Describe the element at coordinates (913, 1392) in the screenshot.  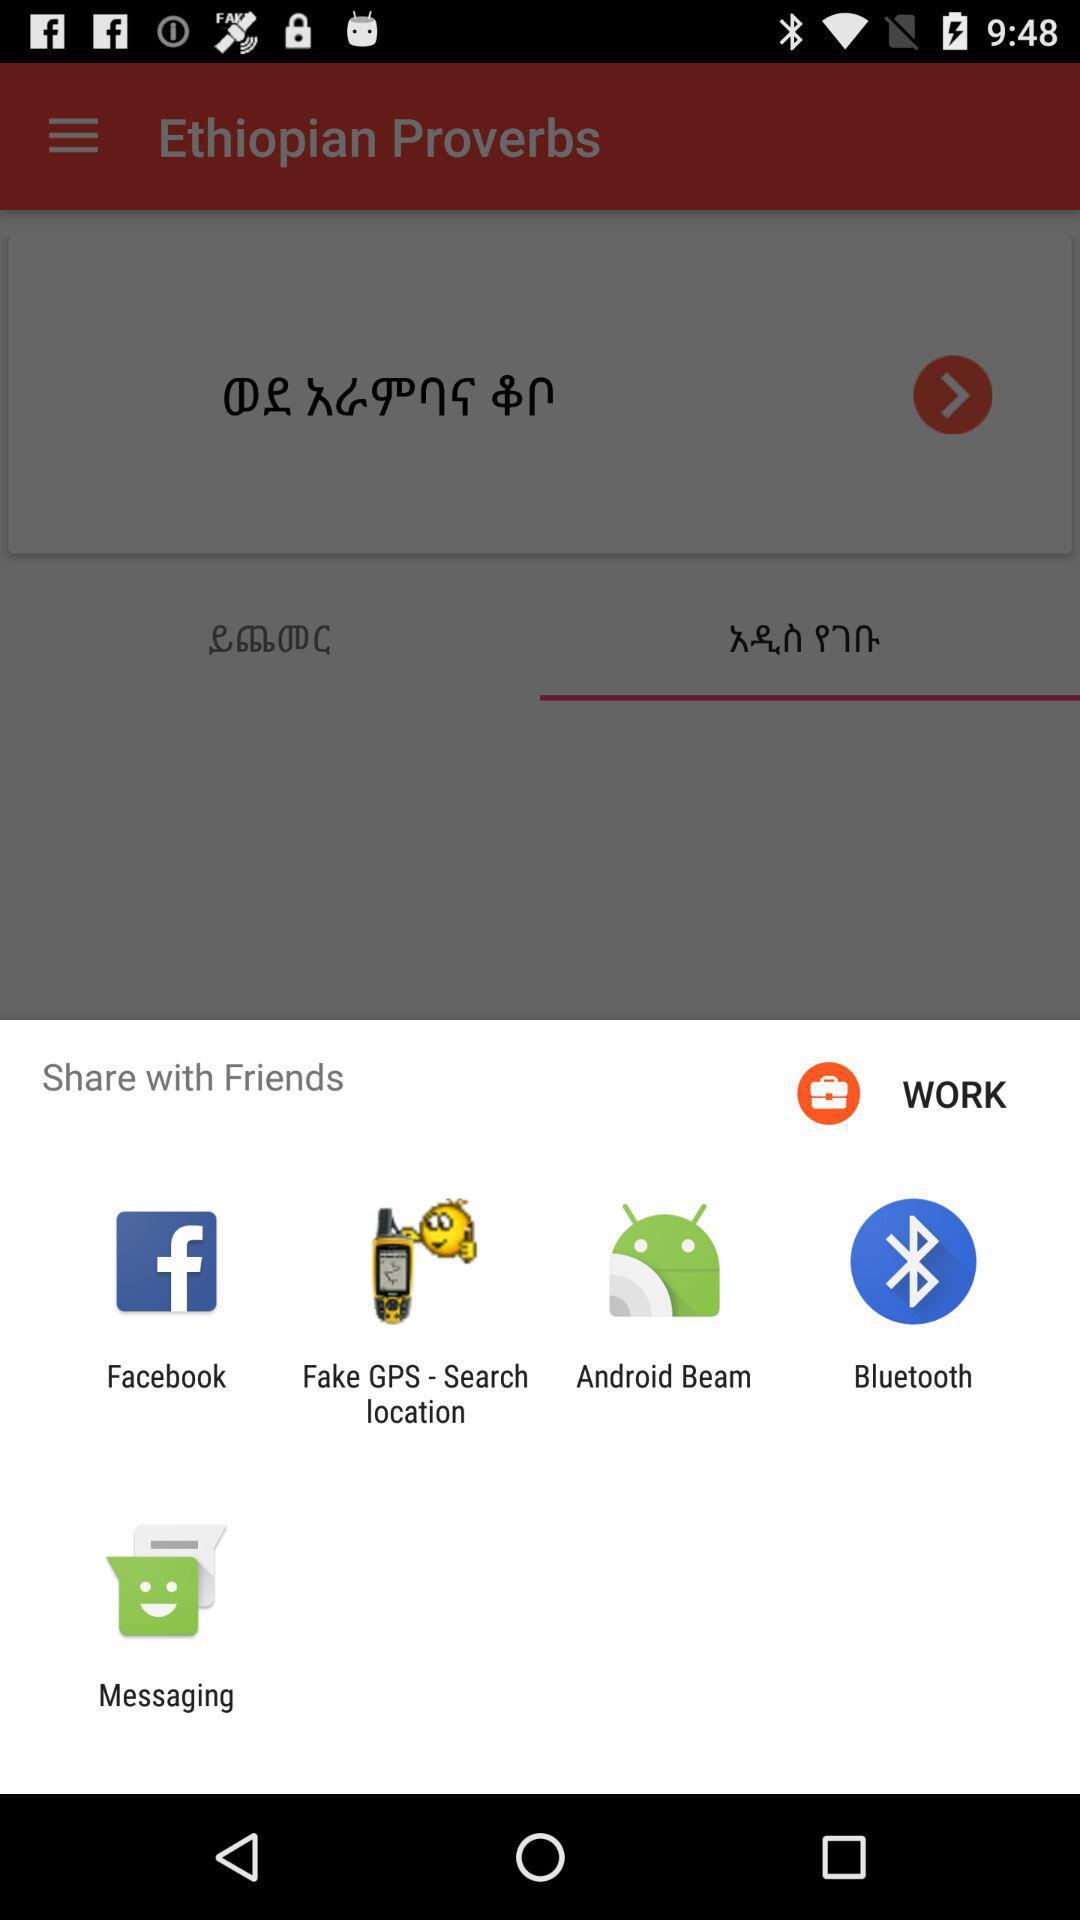
I see `app to the right of the android beam item` at that location.